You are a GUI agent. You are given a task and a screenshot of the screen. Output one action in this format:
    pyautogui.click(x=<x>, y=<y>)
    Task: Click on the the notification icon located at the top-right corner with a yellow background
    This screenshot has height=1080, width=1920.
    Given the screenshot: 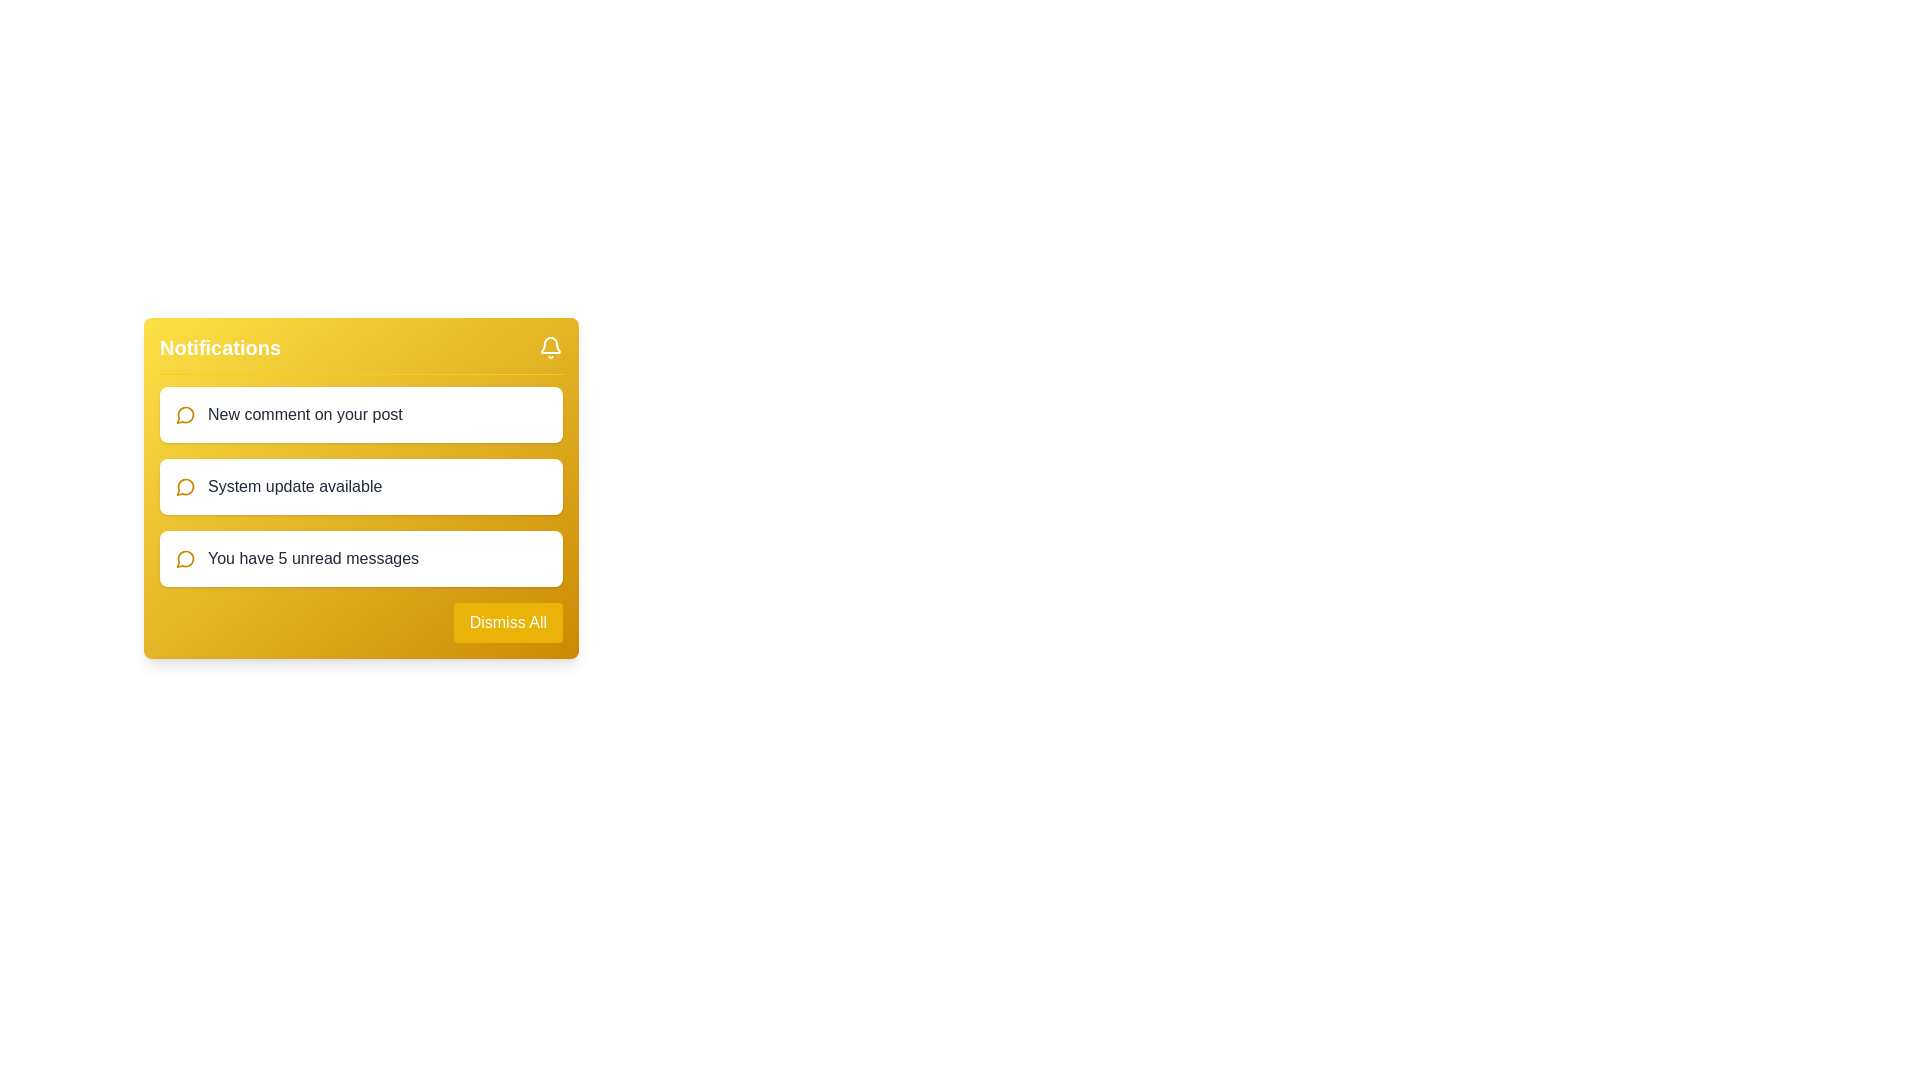 What is the action you would take?
    pyautogui.click(x=551, y=346)
    